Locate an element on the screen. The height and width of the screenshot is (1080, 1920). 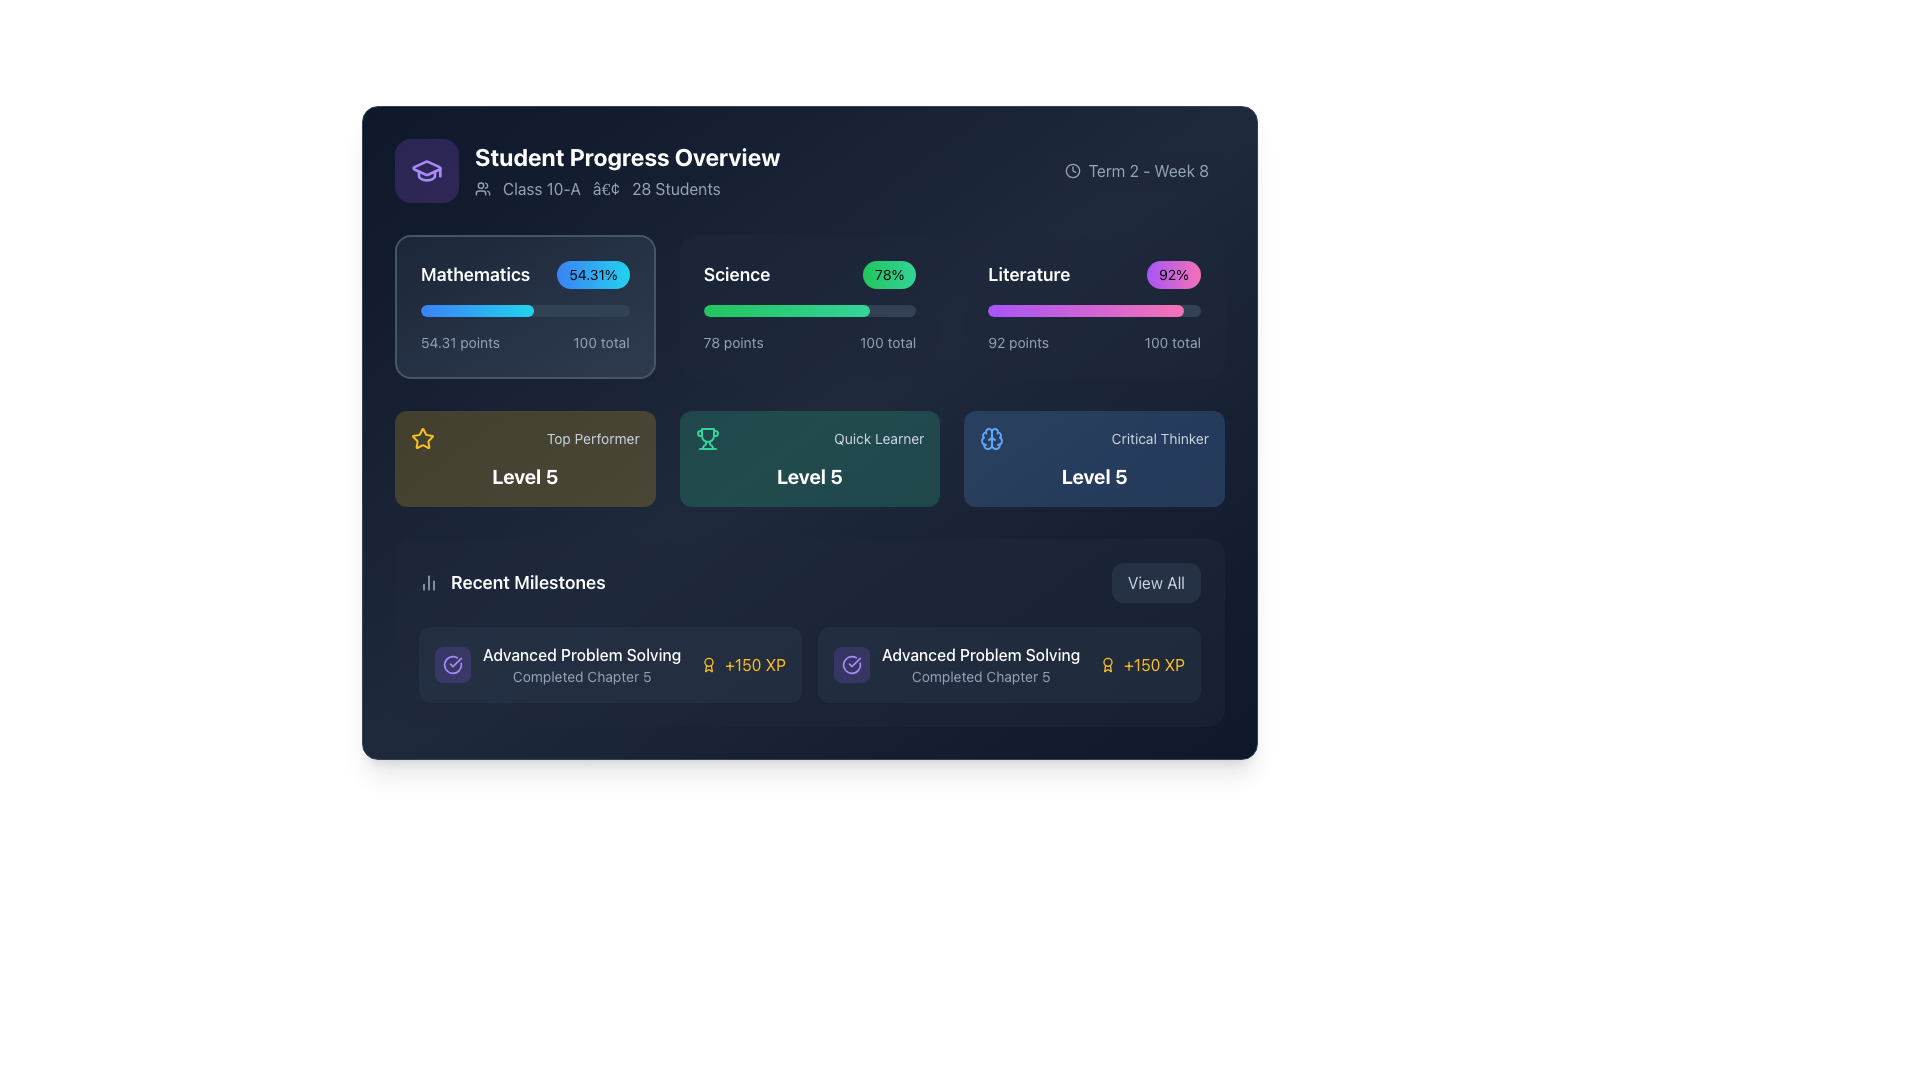
the milestone achievement indicator located in the 'Recent Milestones' section, specifically on the rightmost card, which displays details on chapter completion is located at coordinates (981, 664).